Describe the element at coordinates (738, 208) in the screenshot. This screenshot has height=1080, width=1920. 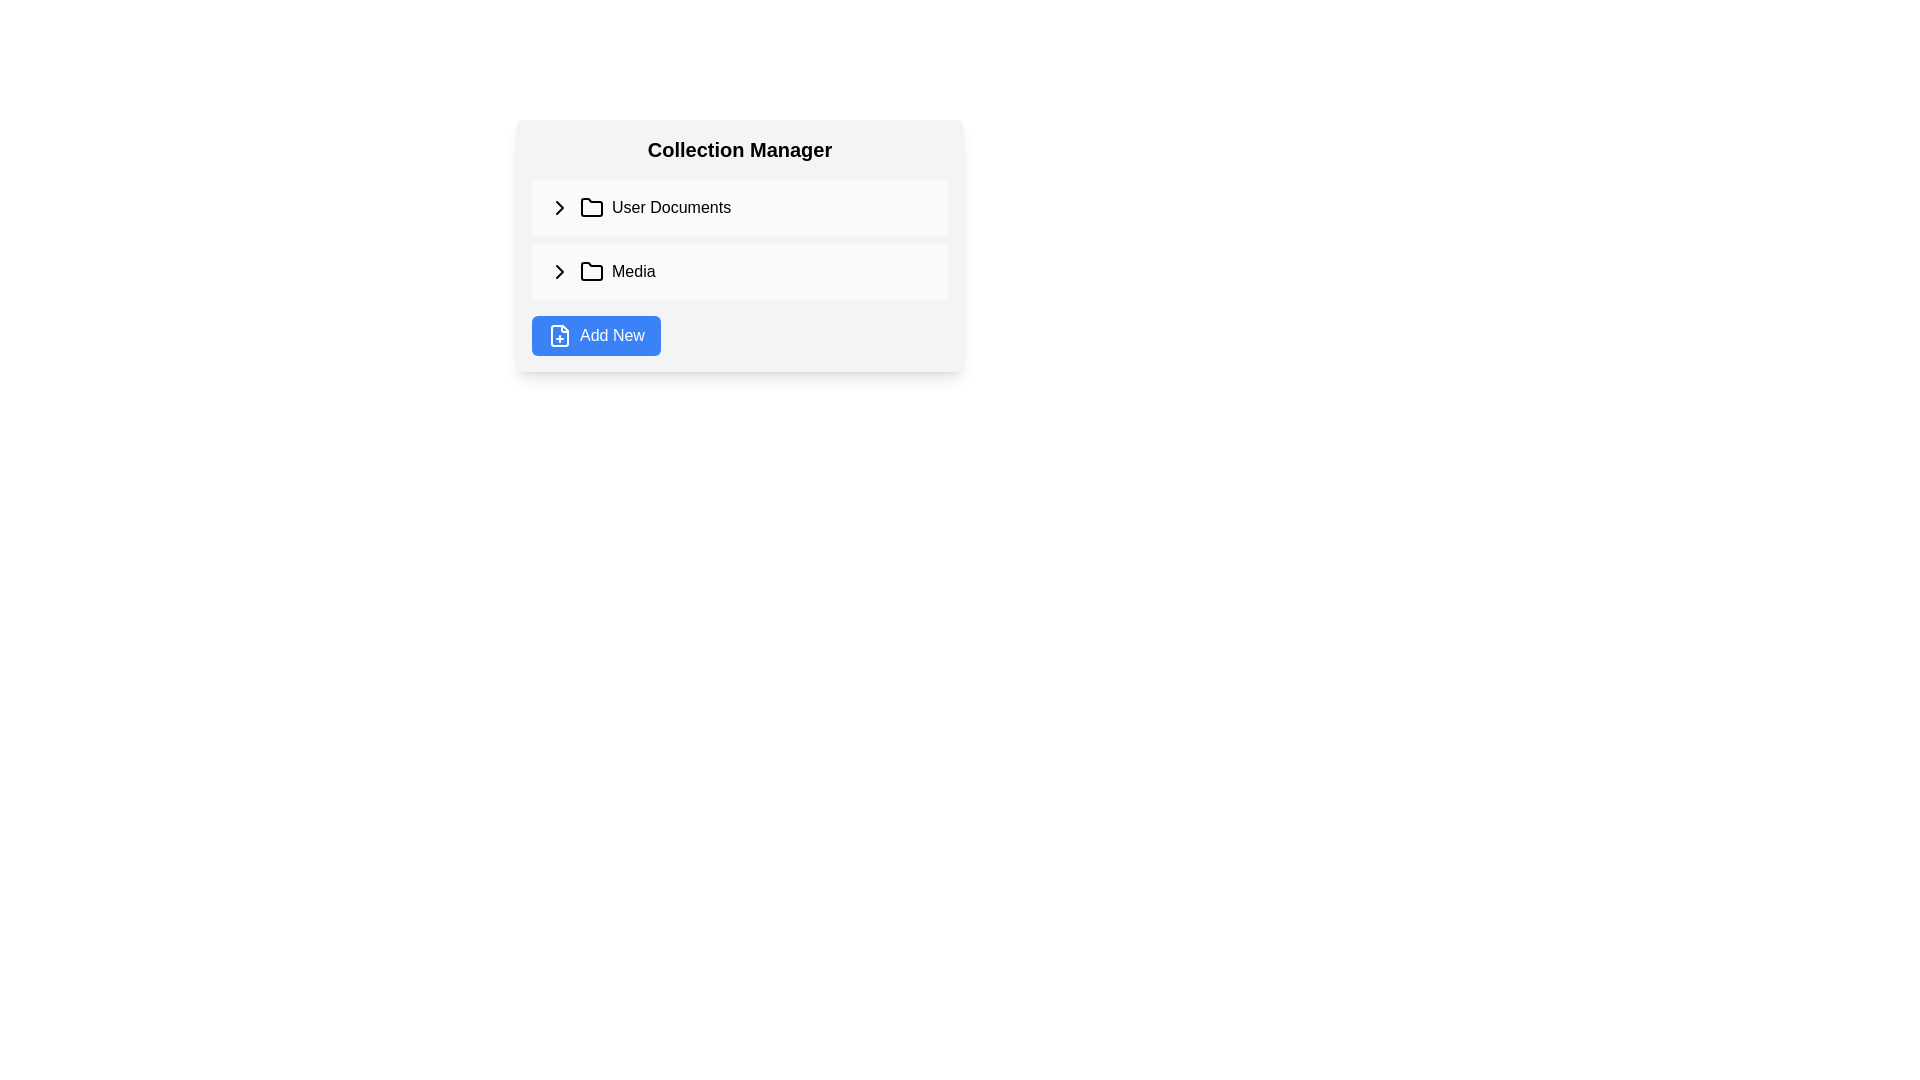
I see `the first entry in the vertical list under 'Collection Manager' labeled 'User Documents'` at that location.